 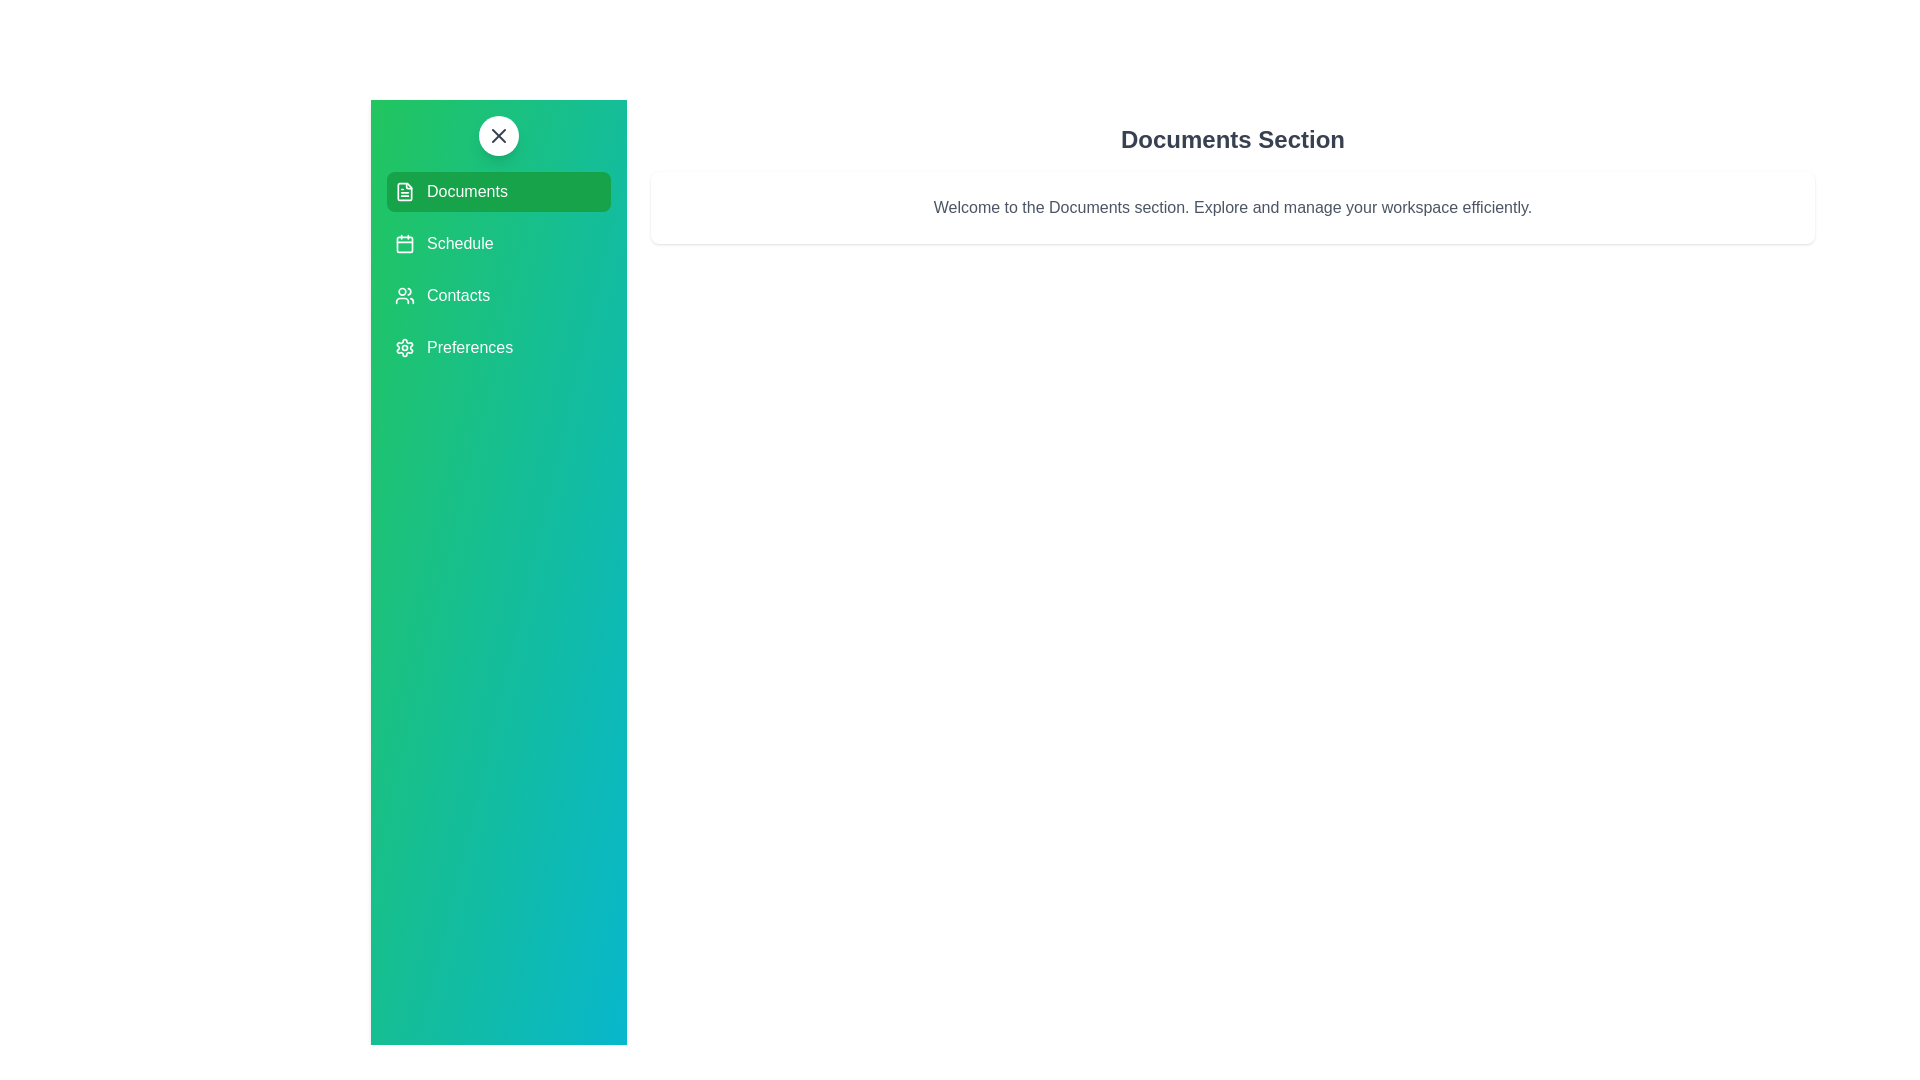 I want to click on the Contacts section to select it, so click(x=499, y=296).